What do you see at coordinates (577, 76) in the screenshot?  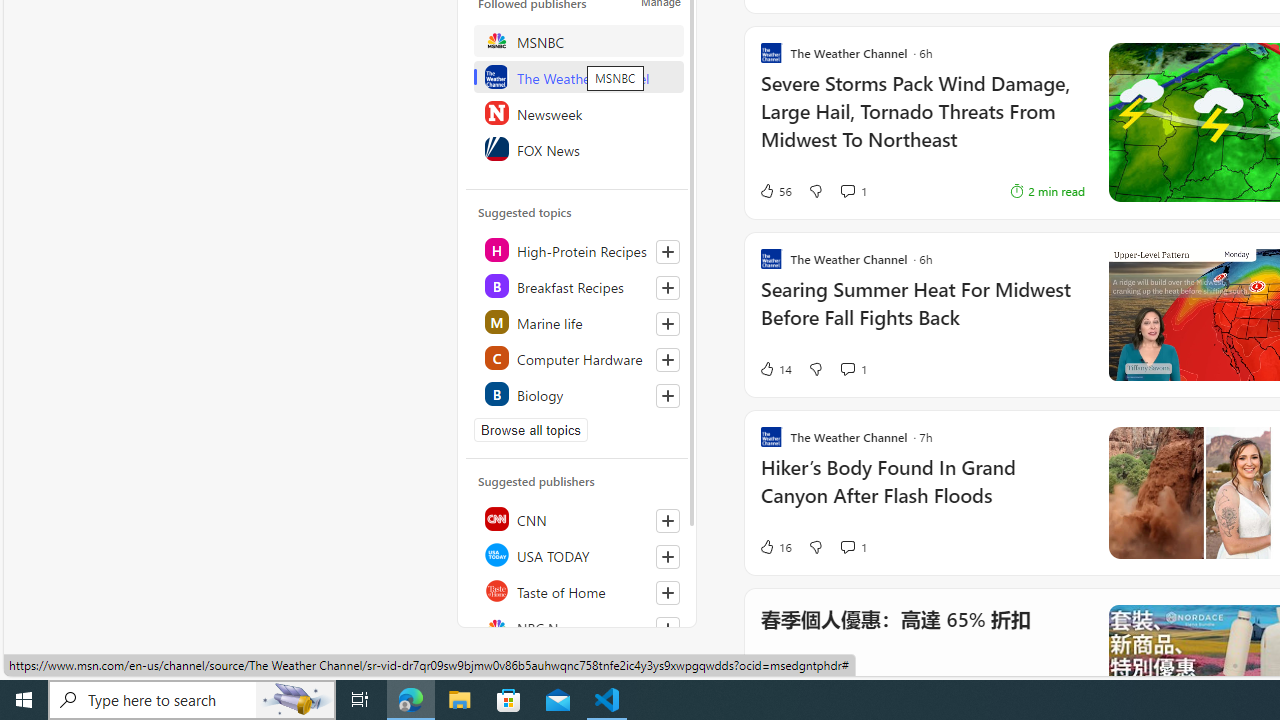 I see `'The Weather Channel'` at bounding box center [577, 76].